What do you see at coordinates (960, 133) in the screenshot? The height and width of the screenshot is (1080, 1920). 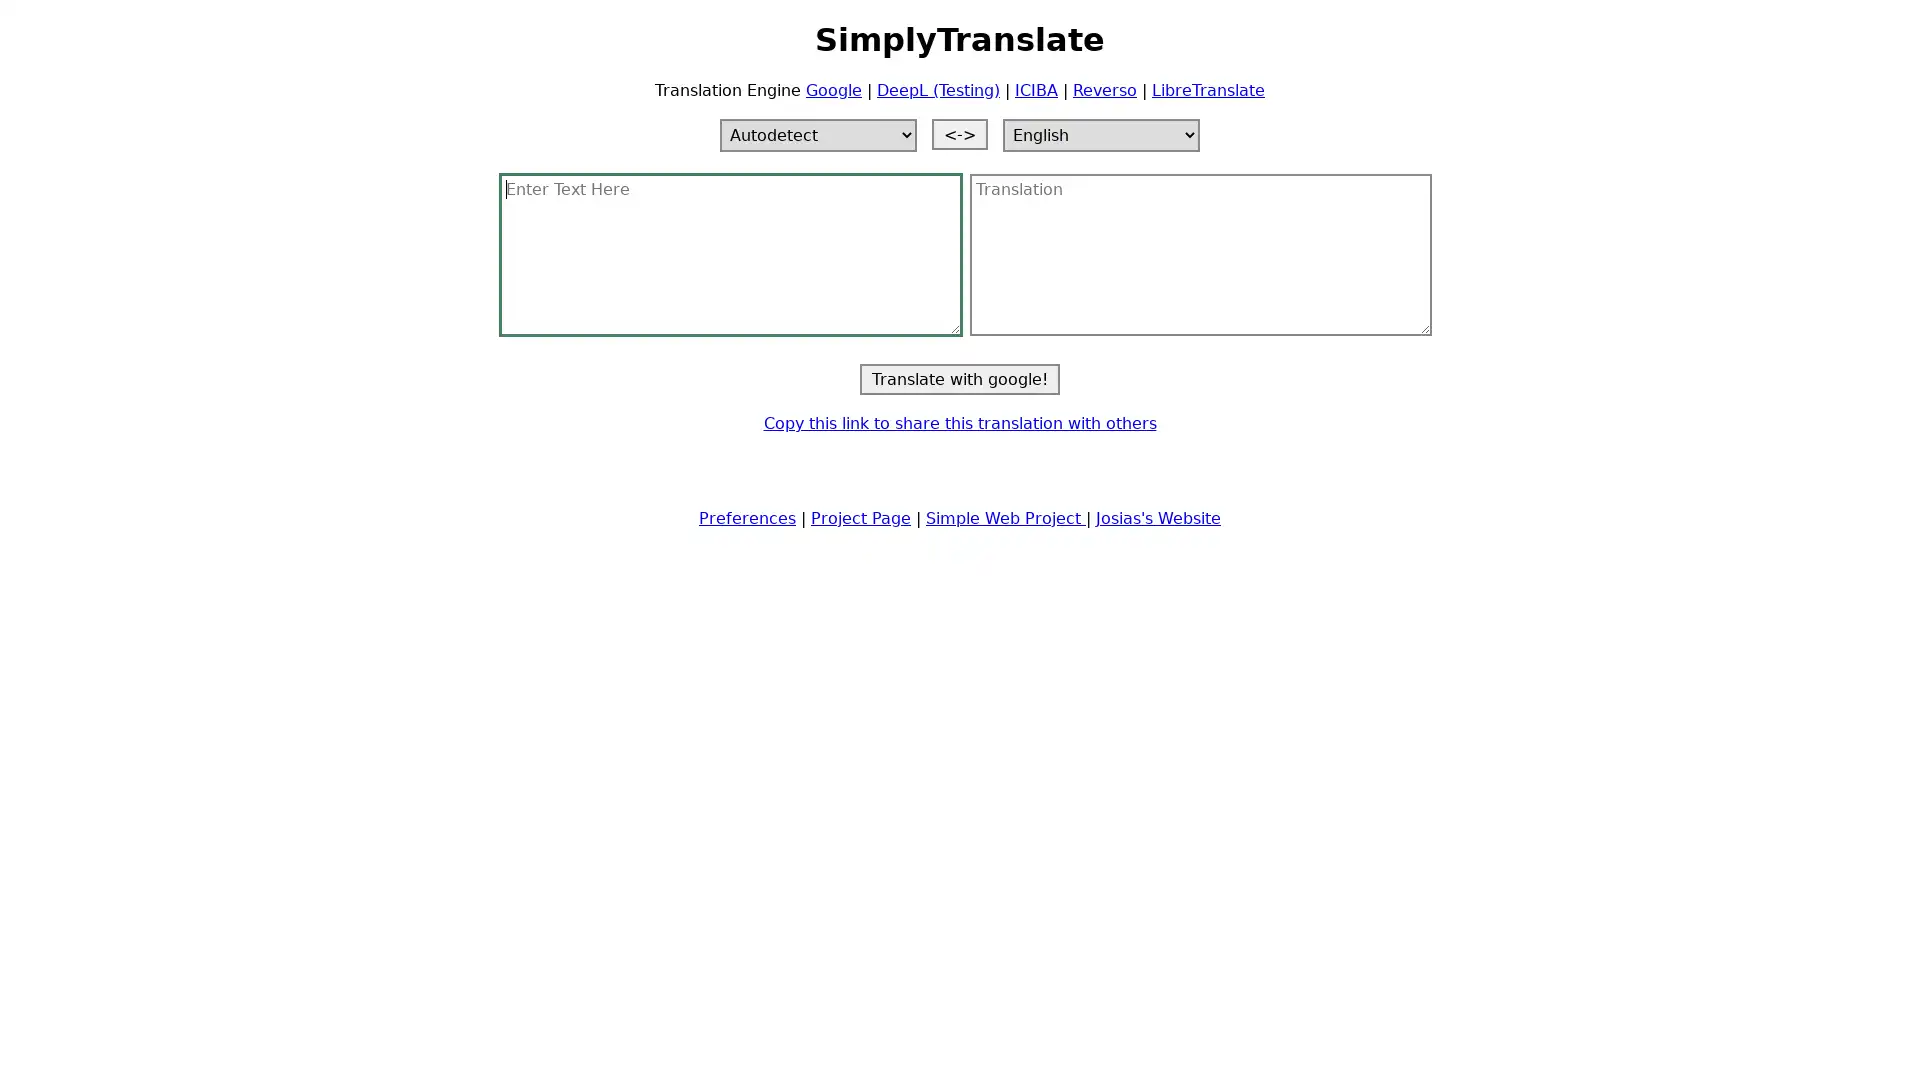 I see `Switch languages` at bounding box center [960, 133].